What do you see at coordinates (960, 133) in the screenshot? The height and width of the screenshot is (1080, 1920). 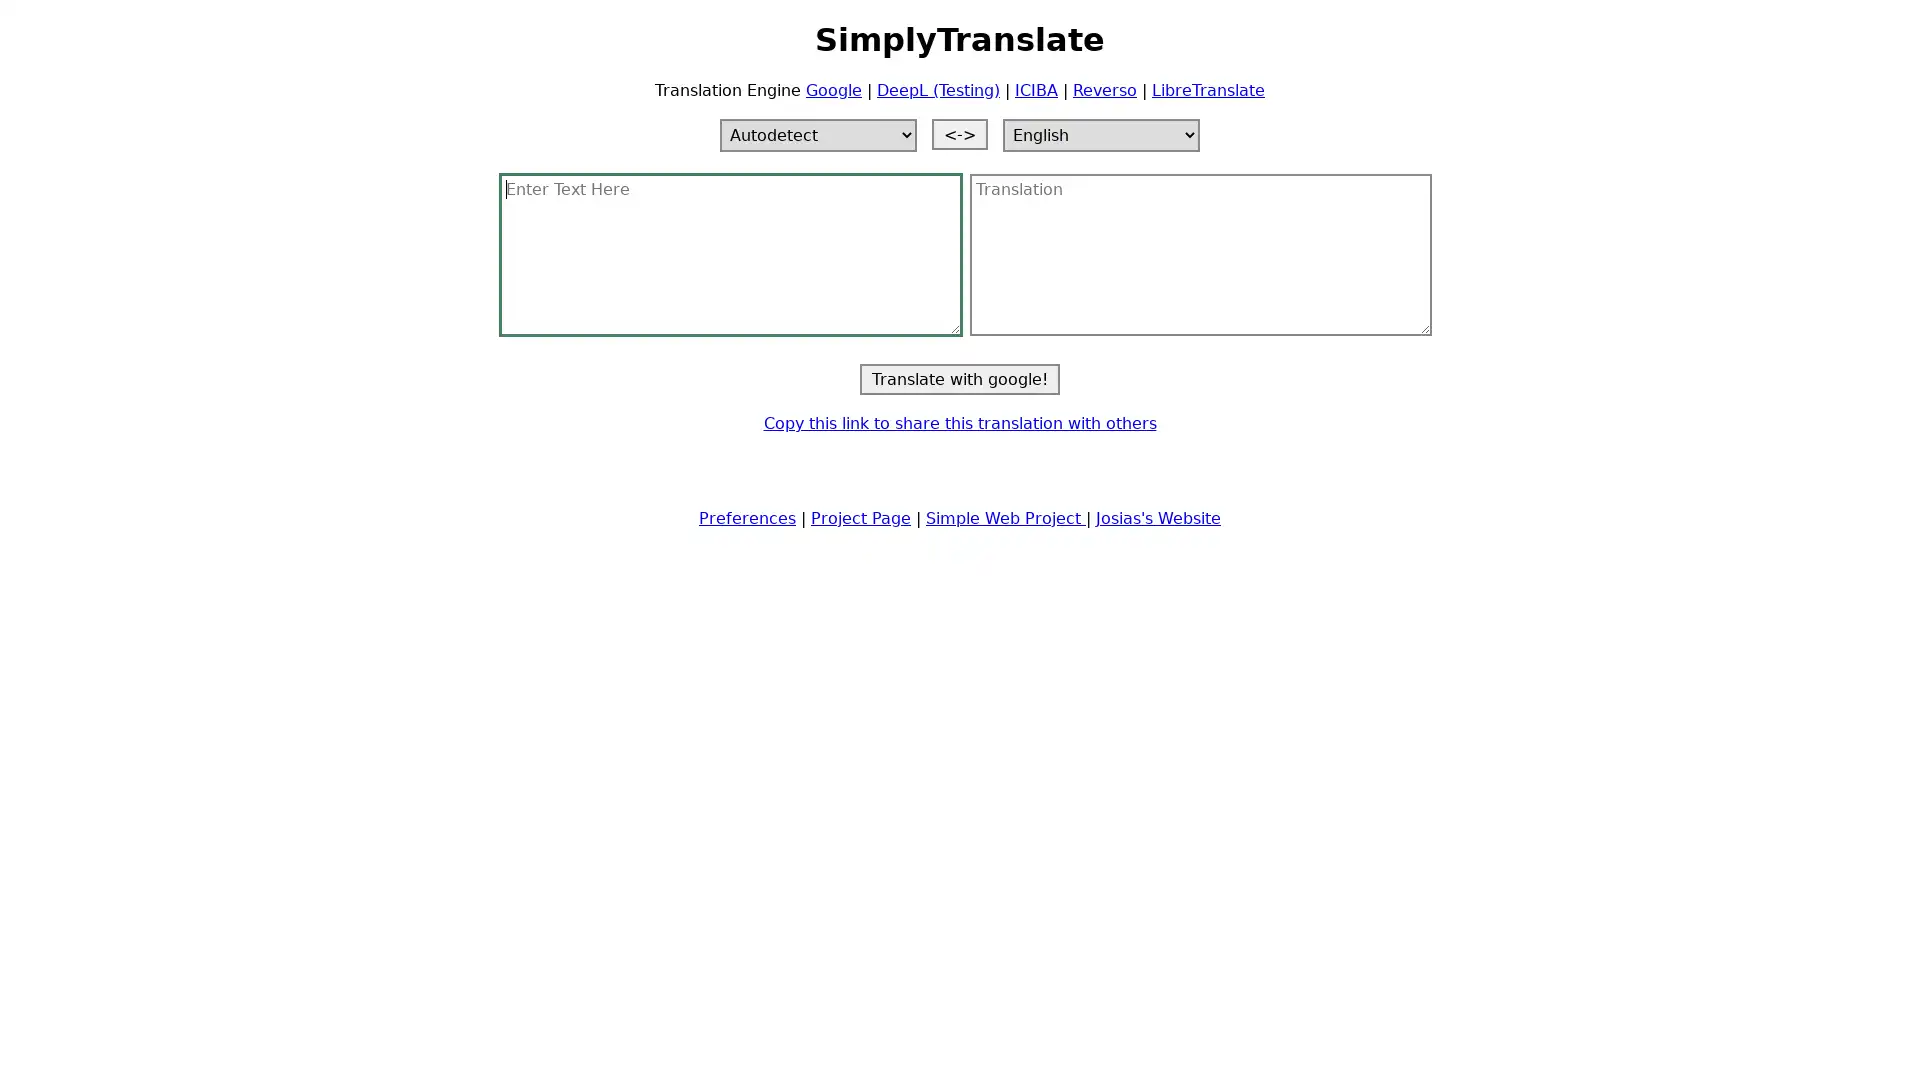 I see `Switch languages` at bounding box center [960, 133].